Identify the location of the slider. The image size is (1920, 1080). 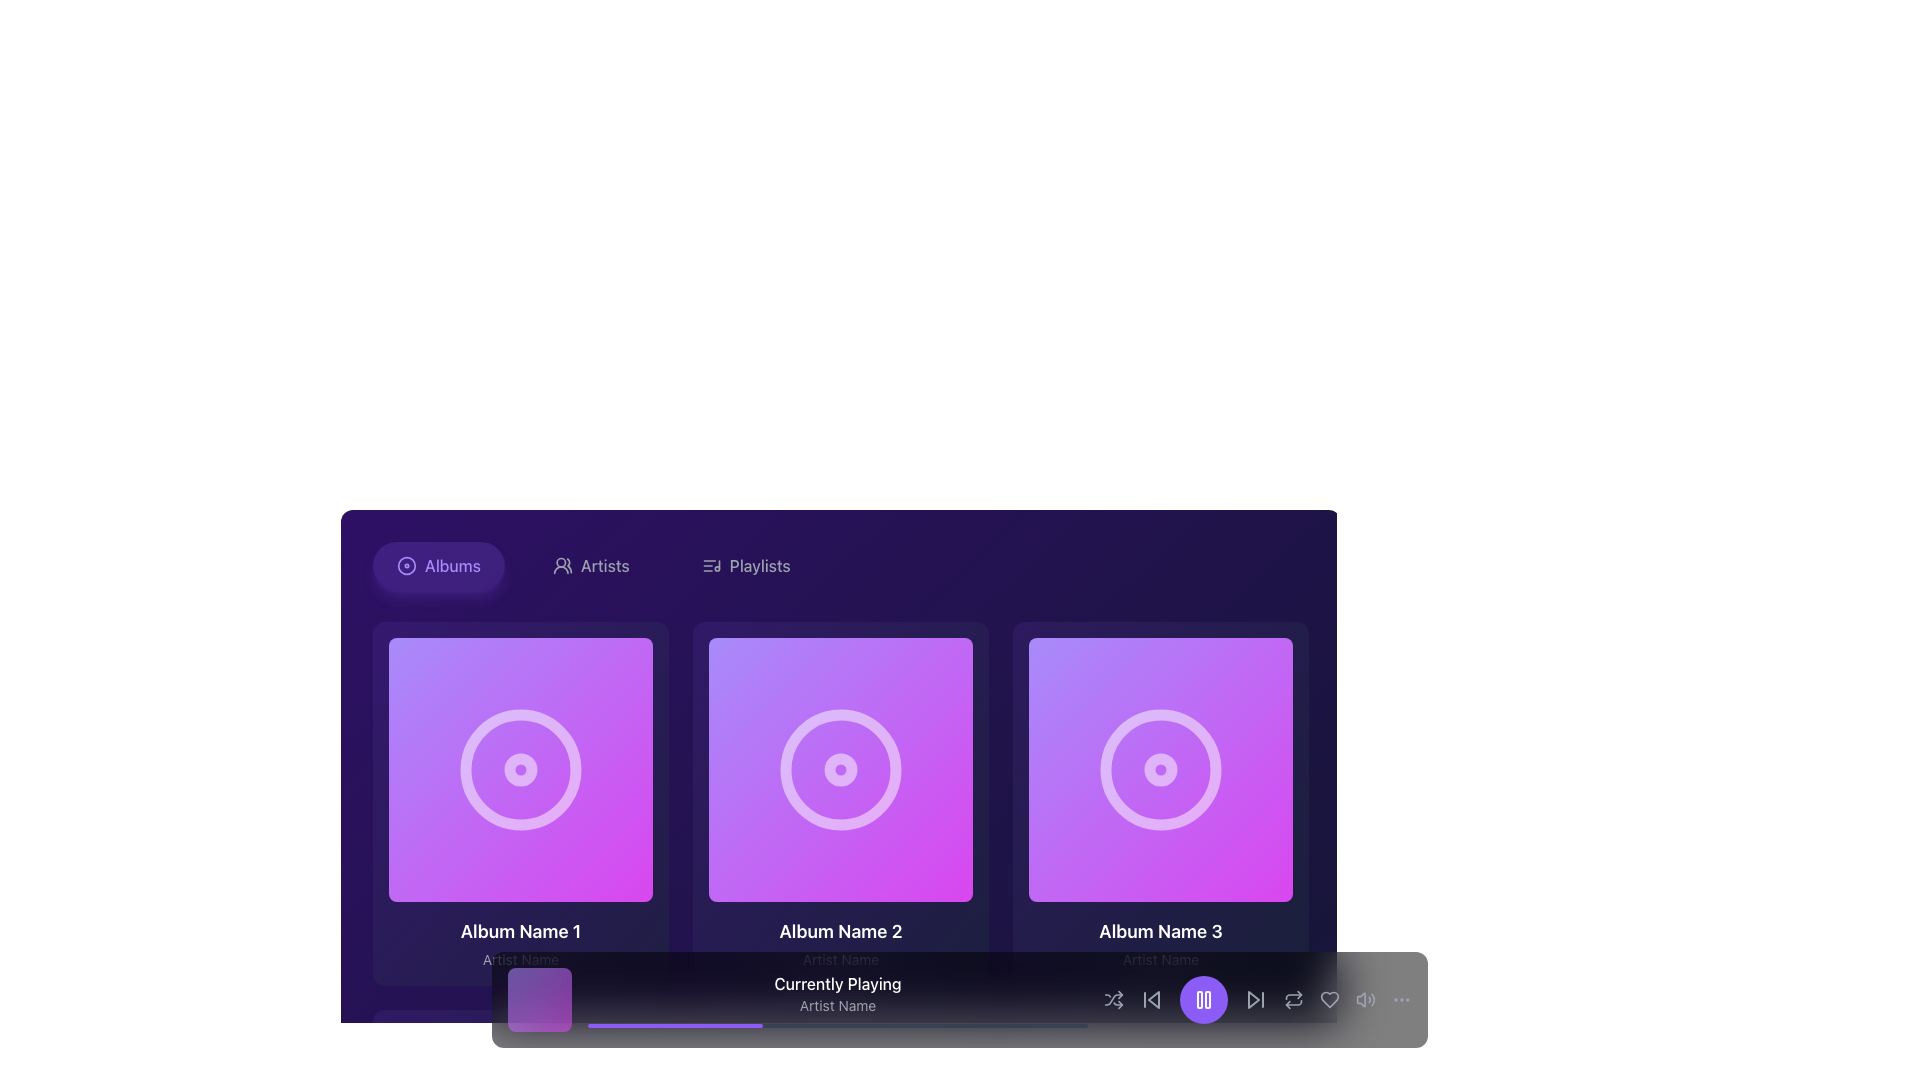
(677, 1026).